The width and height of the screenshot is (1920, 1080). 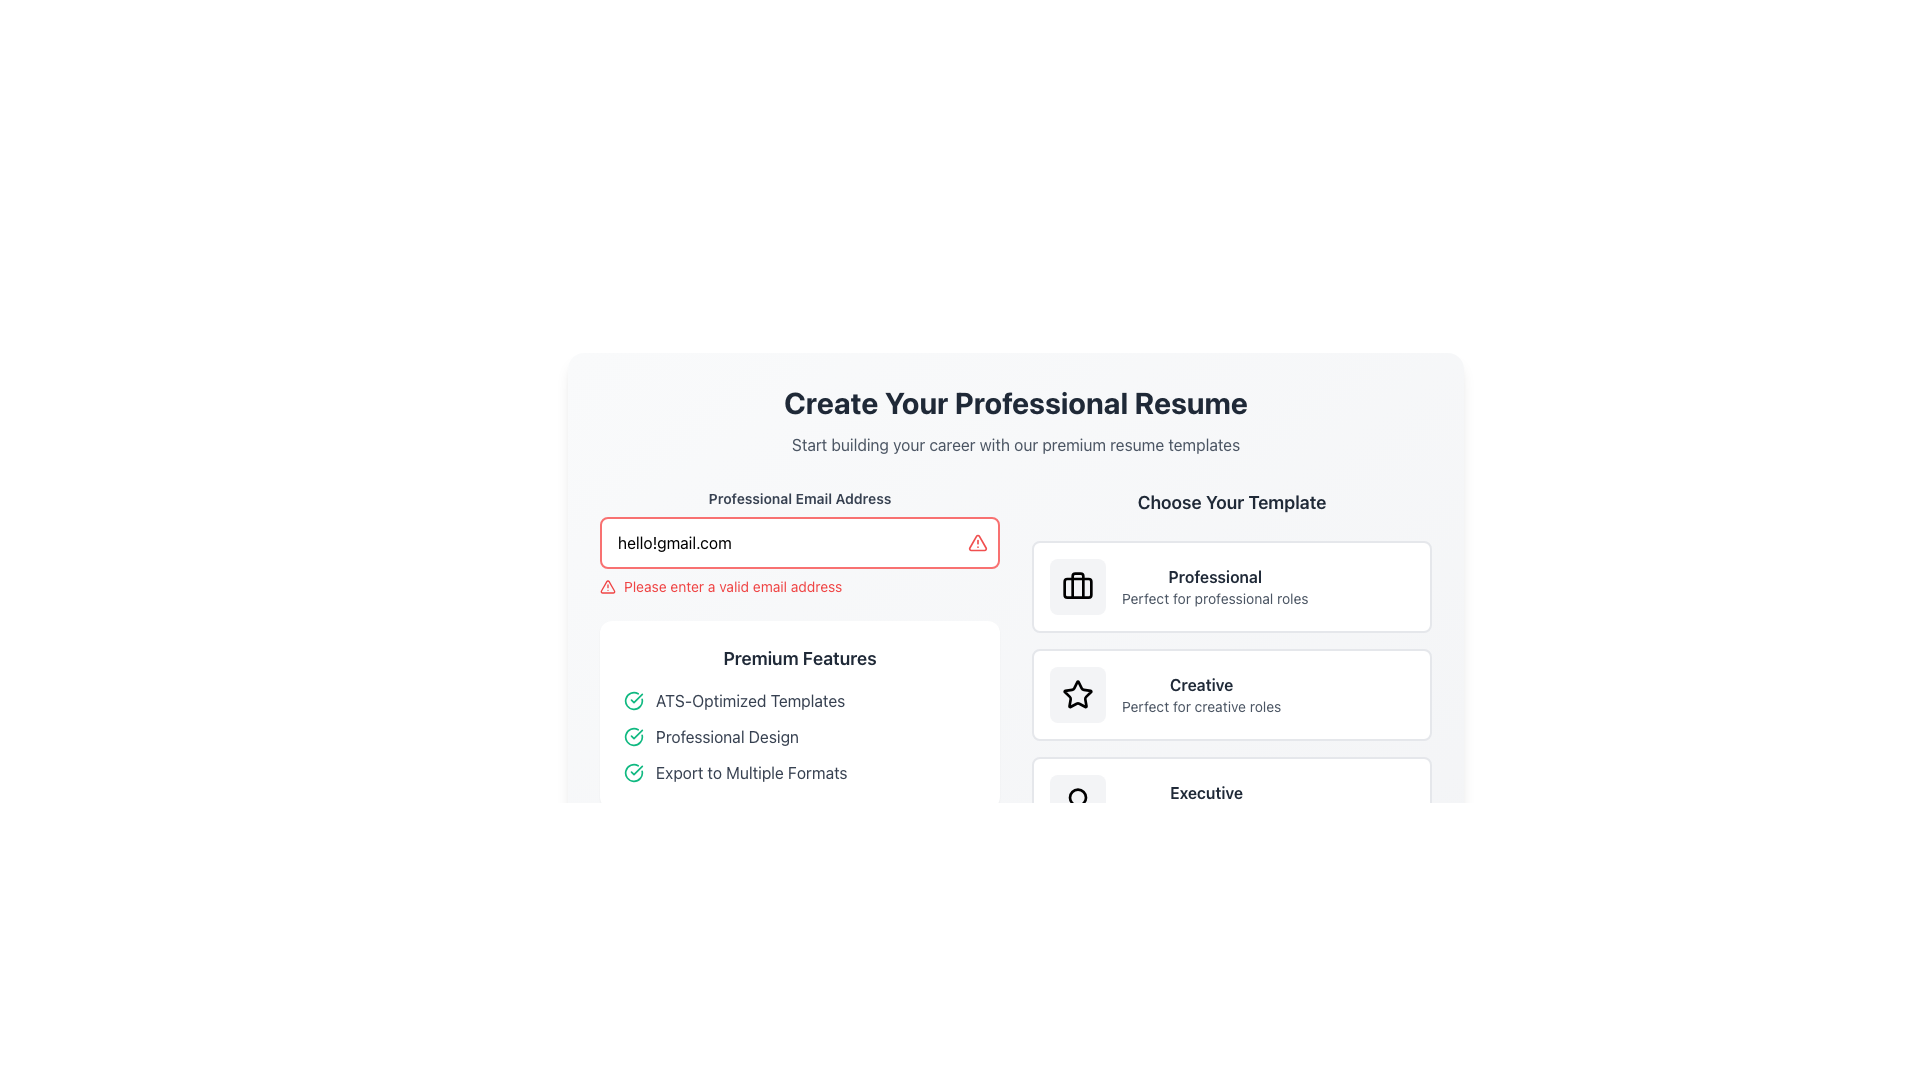 What do you see at coordinates (1200, 705) in the screenshot?
I see `the text label displaying 'Perfect for creative roles', which is located below the 'Creative' label in the right section of the interface` at bounding box center [1200, 705].